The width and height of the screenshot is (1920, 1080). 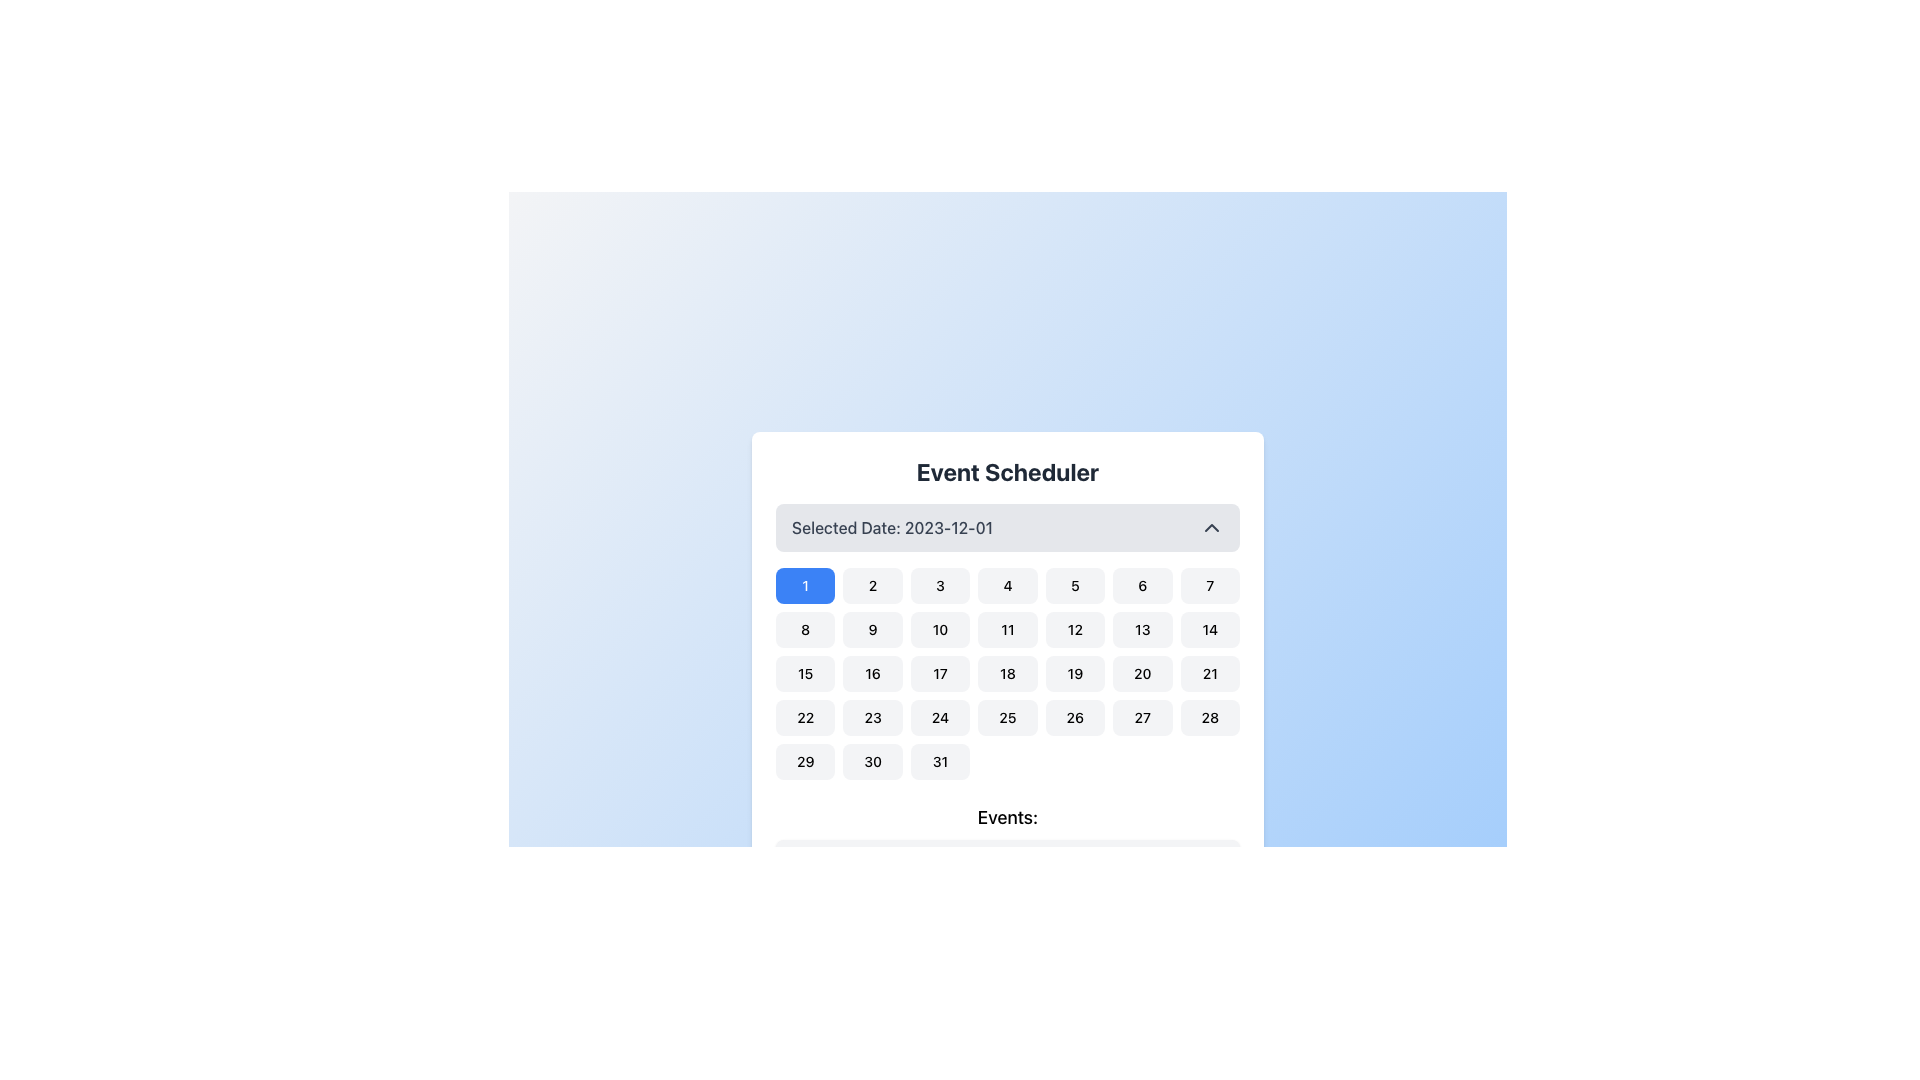 What do you see at coordinates (939, 585) in the screenshot?
I see `the button displaying the digit '3' with a light gray background and rounded corners` at bounding box center [939, 585].